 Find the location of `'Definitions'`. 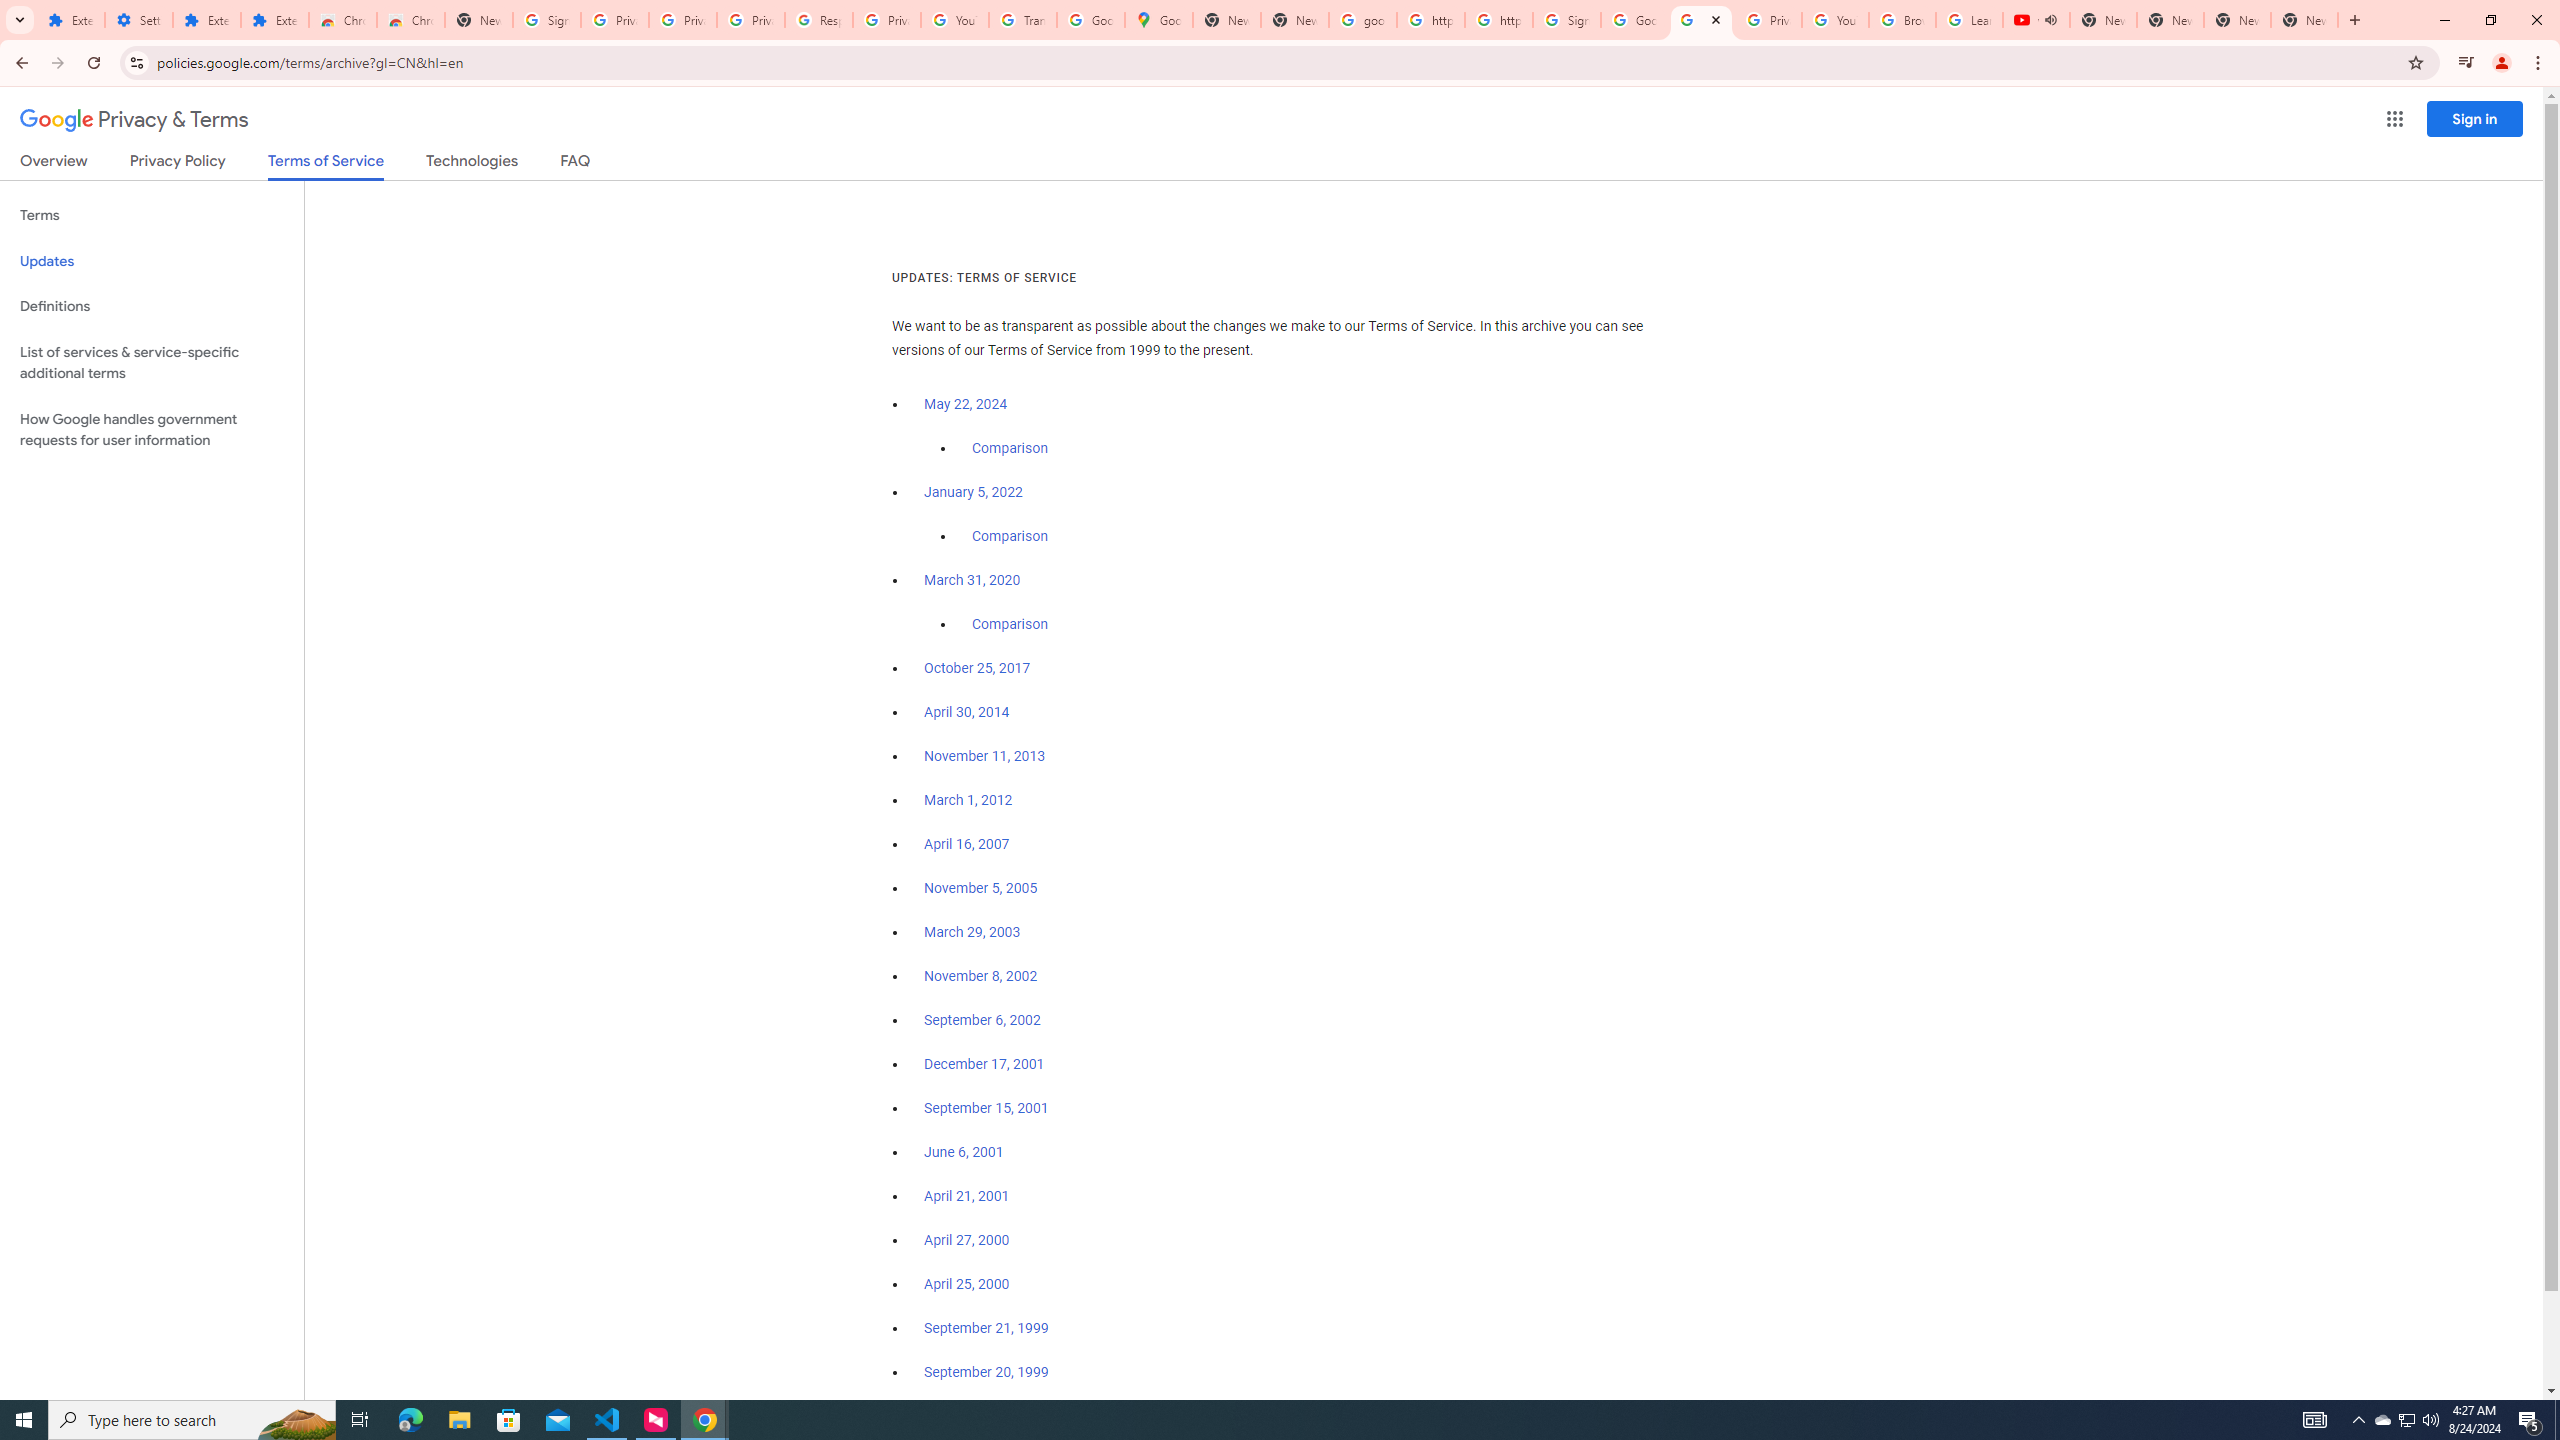

'Definitions' is located at coordinates (151, 306).